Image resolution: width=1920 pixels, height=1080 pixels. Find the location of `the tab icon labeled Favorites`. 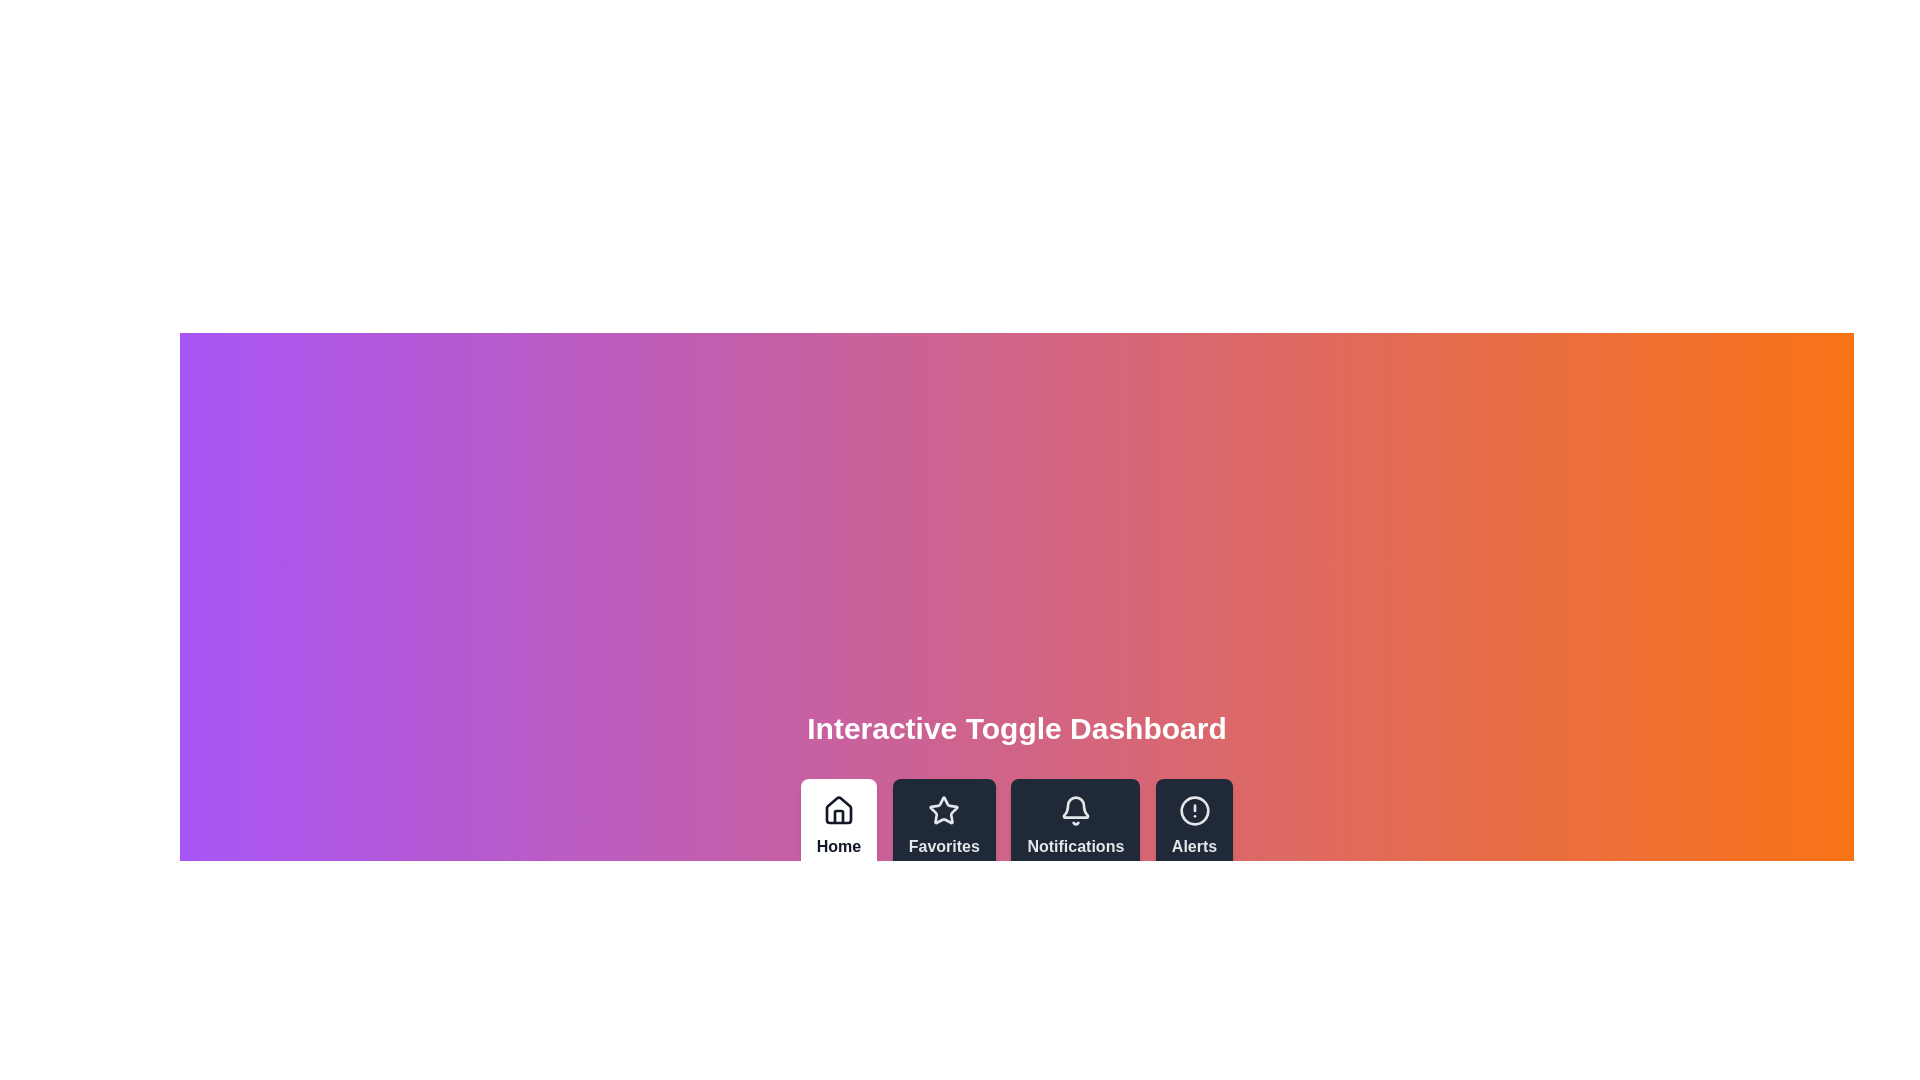

the tab icon labeled Favorites is located at coordinates (943, 826).